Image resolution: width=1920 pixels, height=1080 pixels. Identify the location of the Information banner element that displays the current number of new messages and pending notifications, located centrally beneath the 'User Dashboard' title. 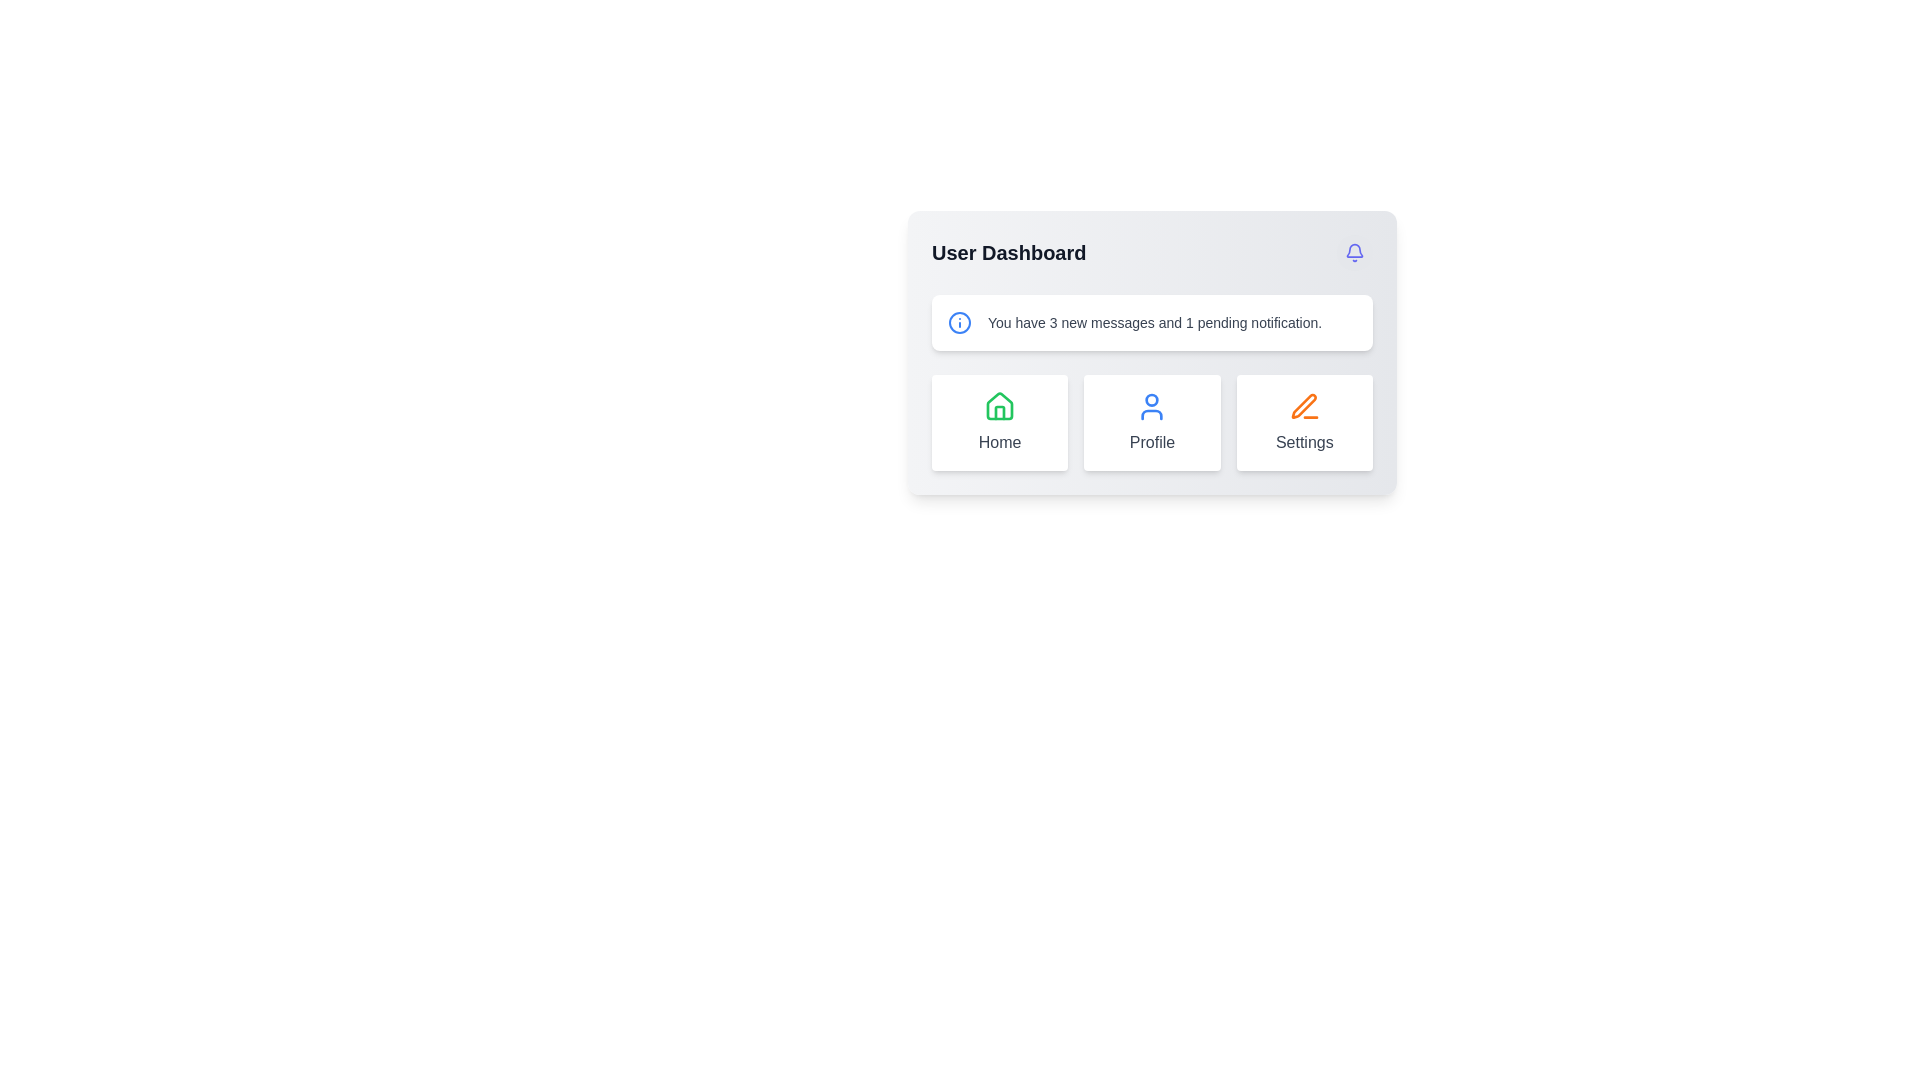
(1152, 322).